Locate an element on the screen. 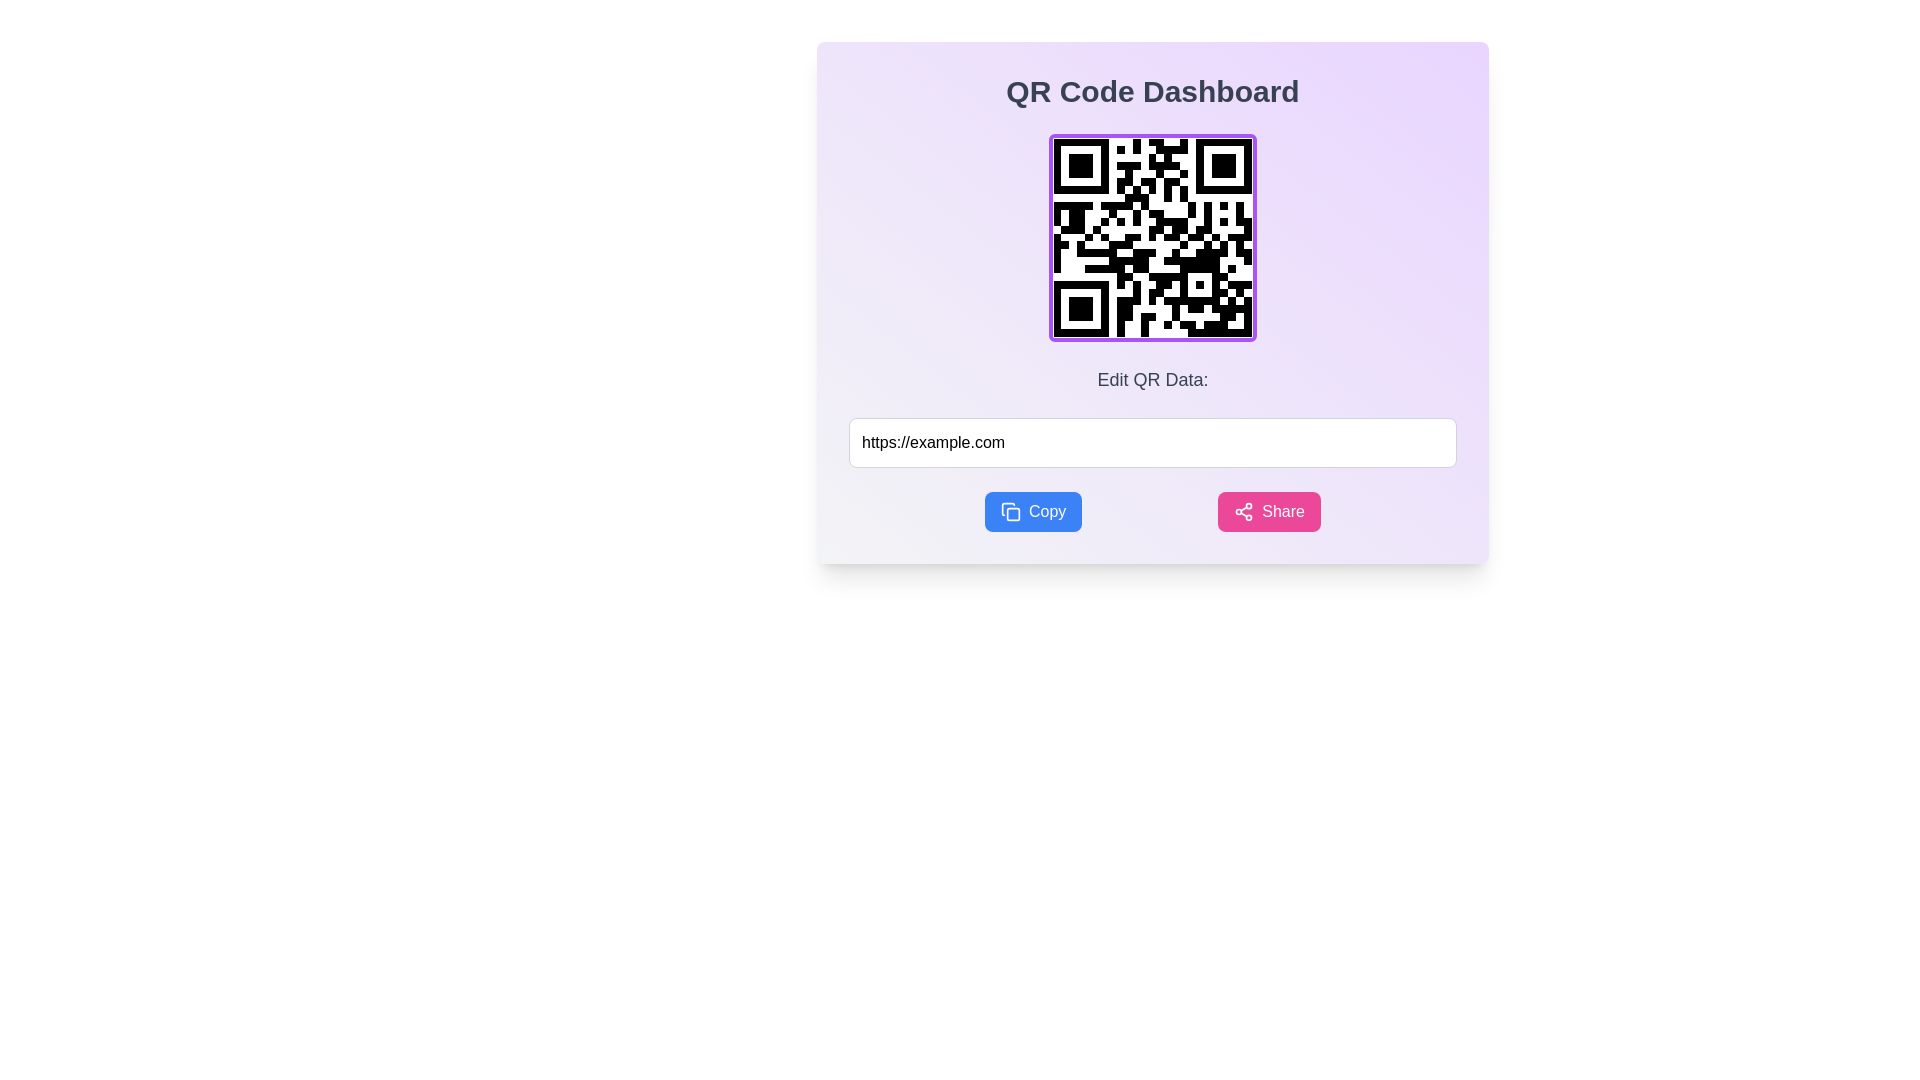 The image size is (1920, 1080). the pink 'Share' button located in the bottom right part of the UI to observe its gradient hover effect is located at coordinates (1268, 511).